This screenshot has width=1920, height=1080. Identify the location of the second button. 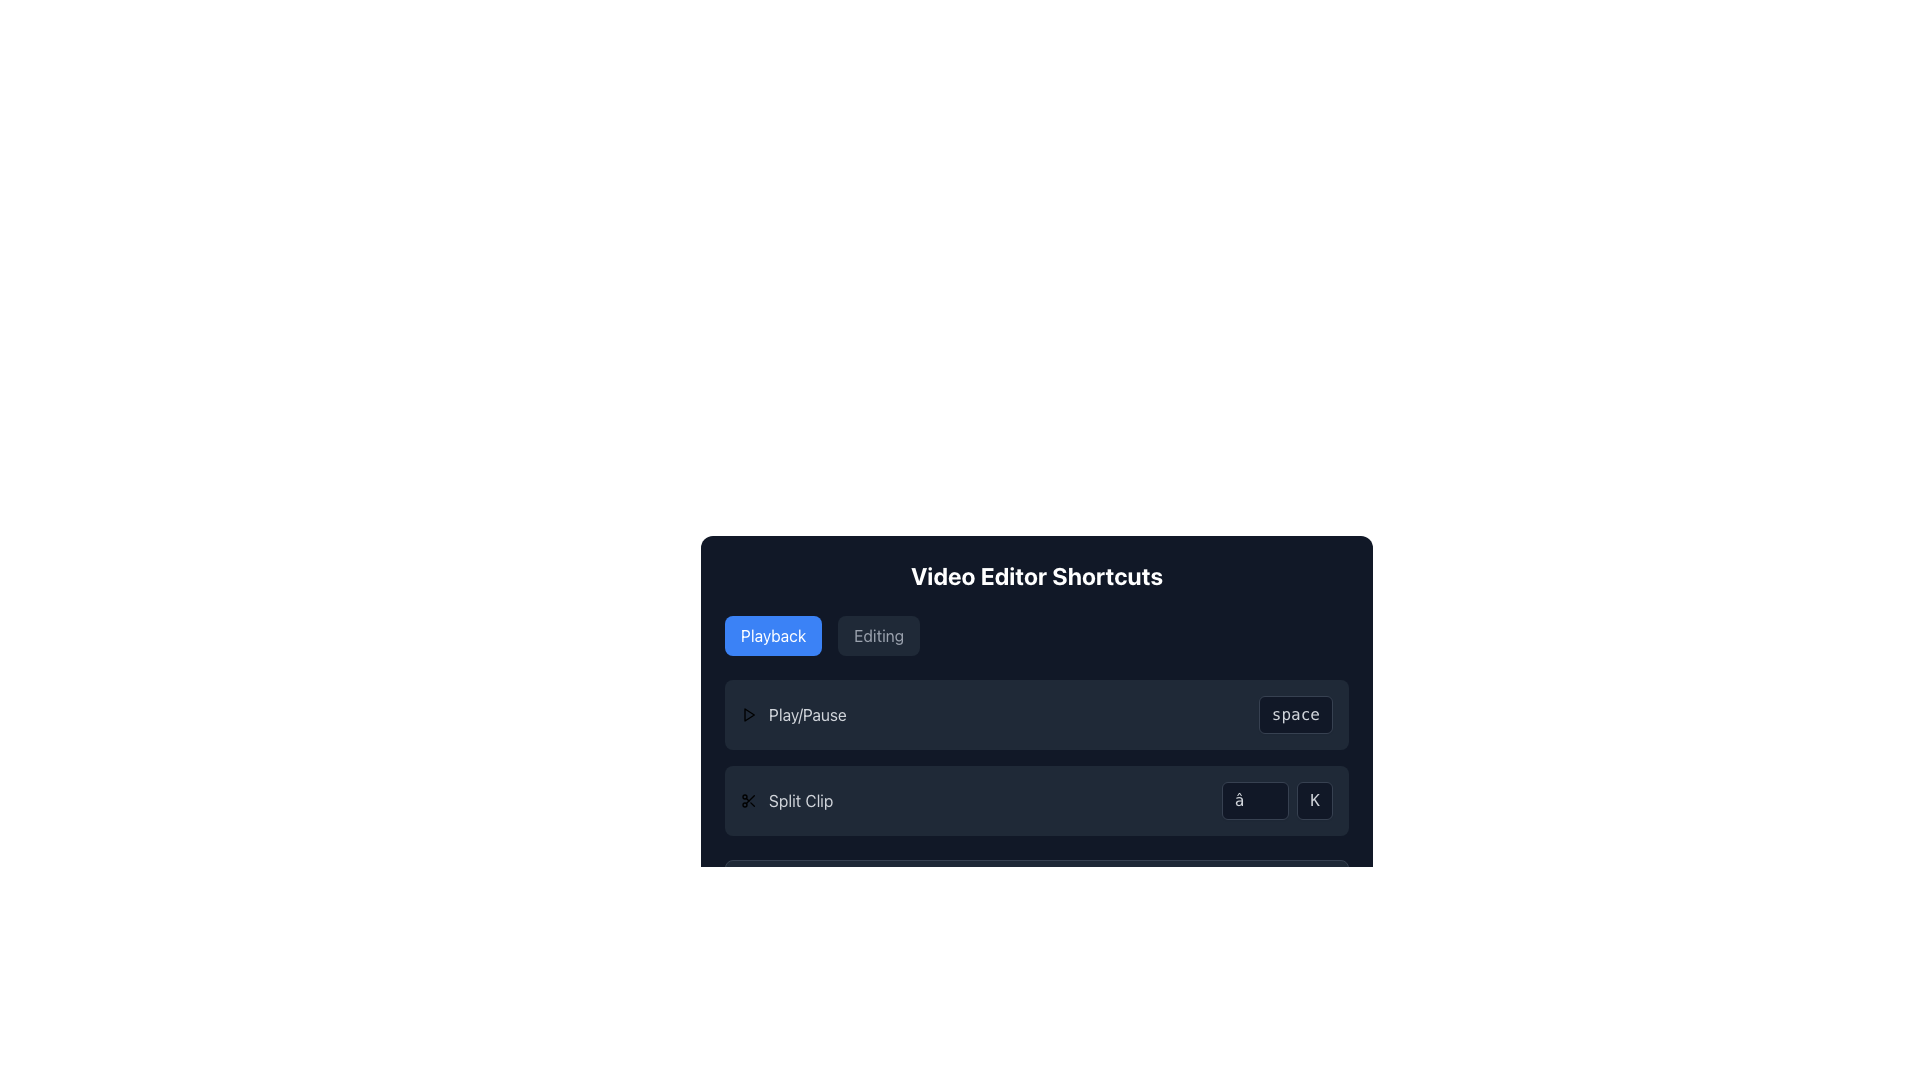
(879, 636).